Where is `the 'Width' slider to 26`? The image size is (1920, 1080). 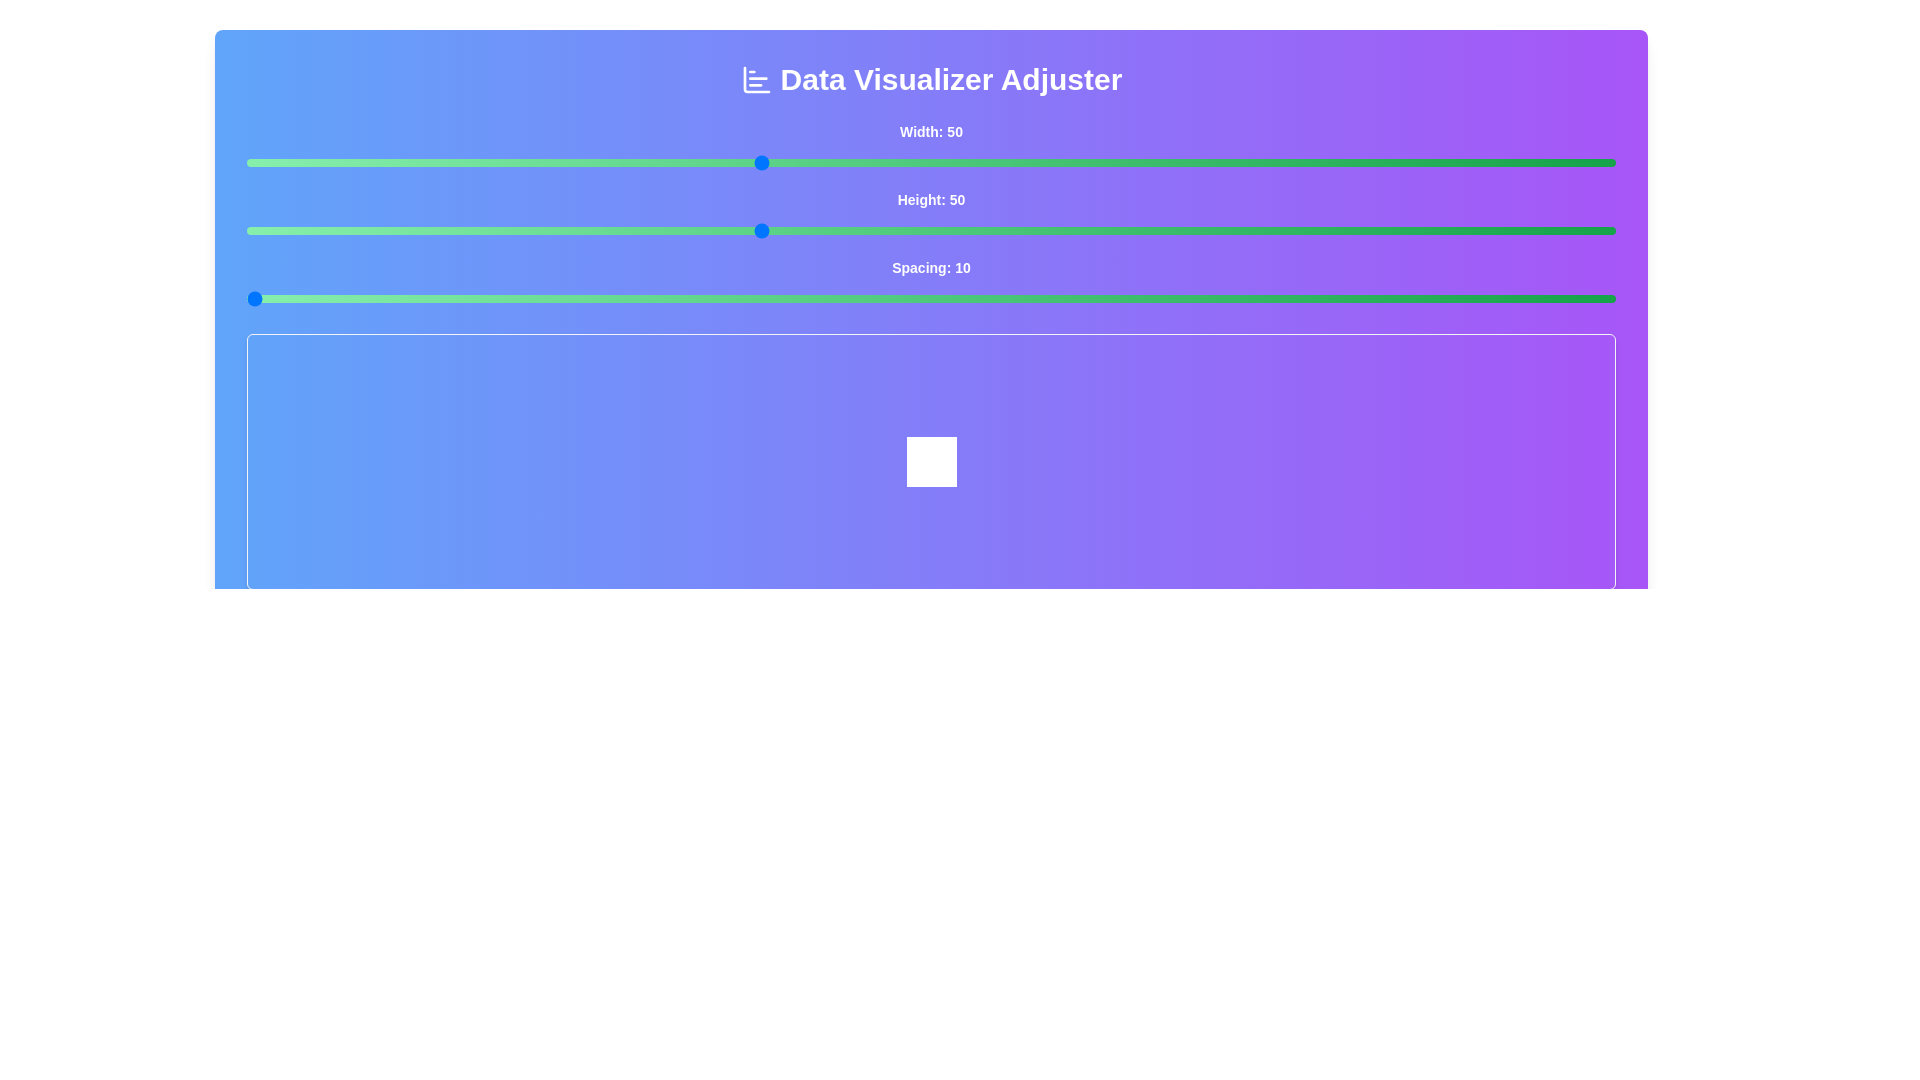 the 'Width' slider to 26 is located at coordinates (349, 161).